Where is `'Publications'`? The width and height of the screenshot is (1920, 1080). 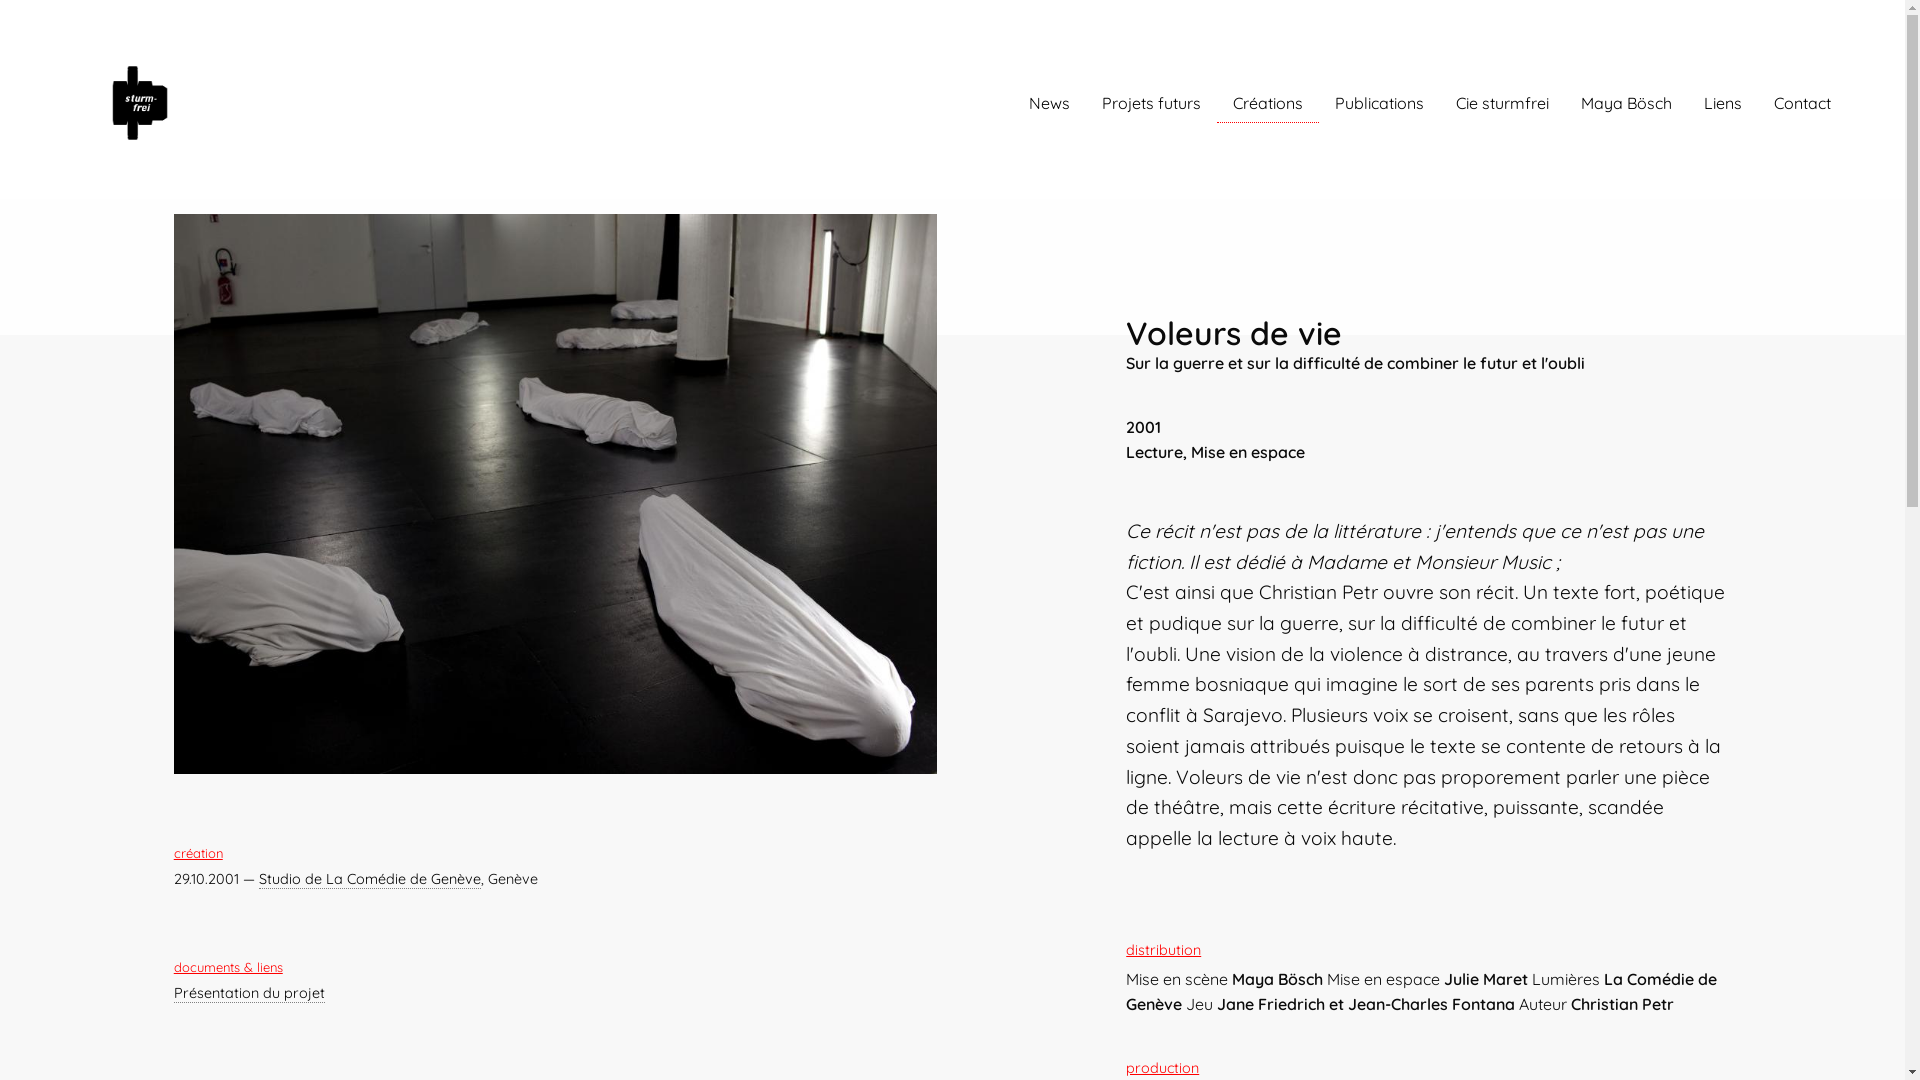
'Publications' is located at coordinates (1319, 103).